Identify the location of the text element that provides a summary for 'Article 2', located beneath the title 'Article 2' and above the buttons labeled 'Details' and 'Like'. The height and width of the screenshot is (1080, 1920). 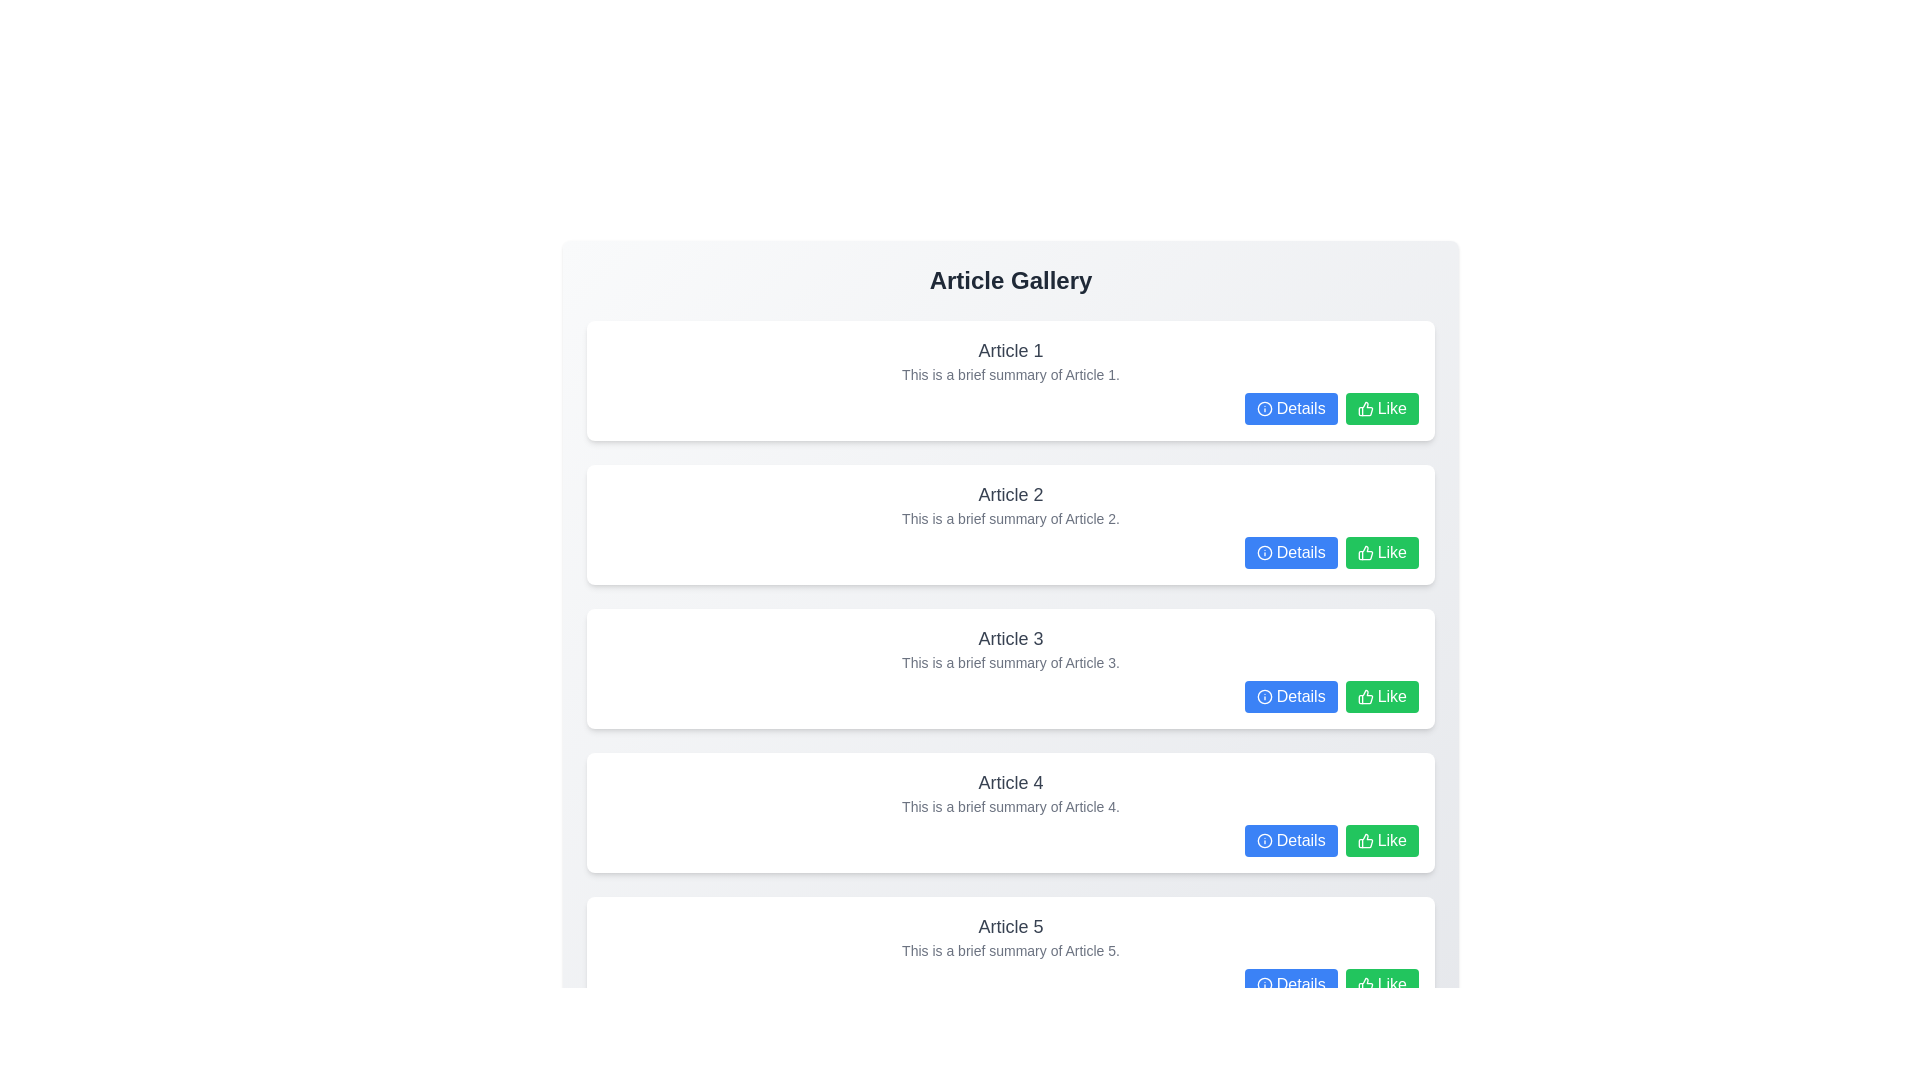
(1011, 518).